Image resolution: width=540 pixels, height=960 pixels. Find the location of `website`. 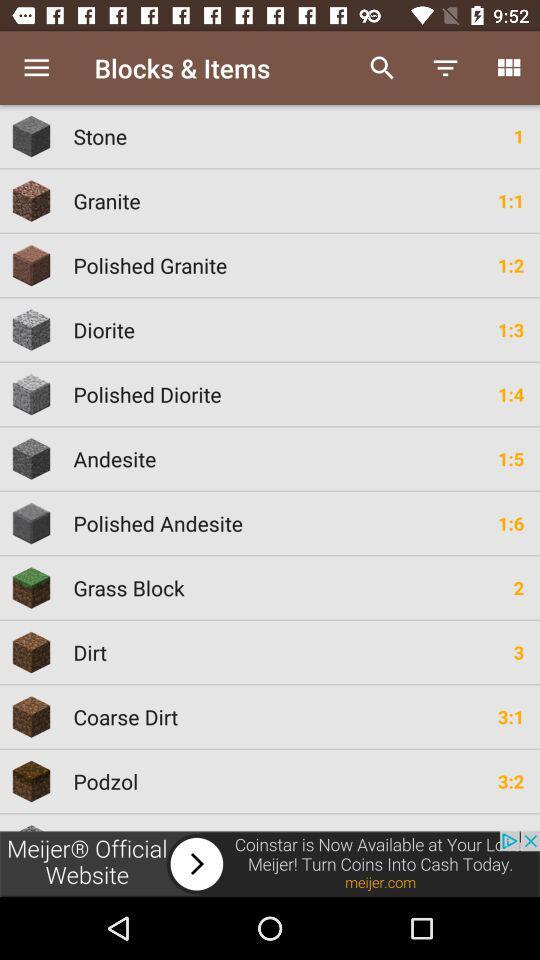

website is located at coordinates (270, 863).